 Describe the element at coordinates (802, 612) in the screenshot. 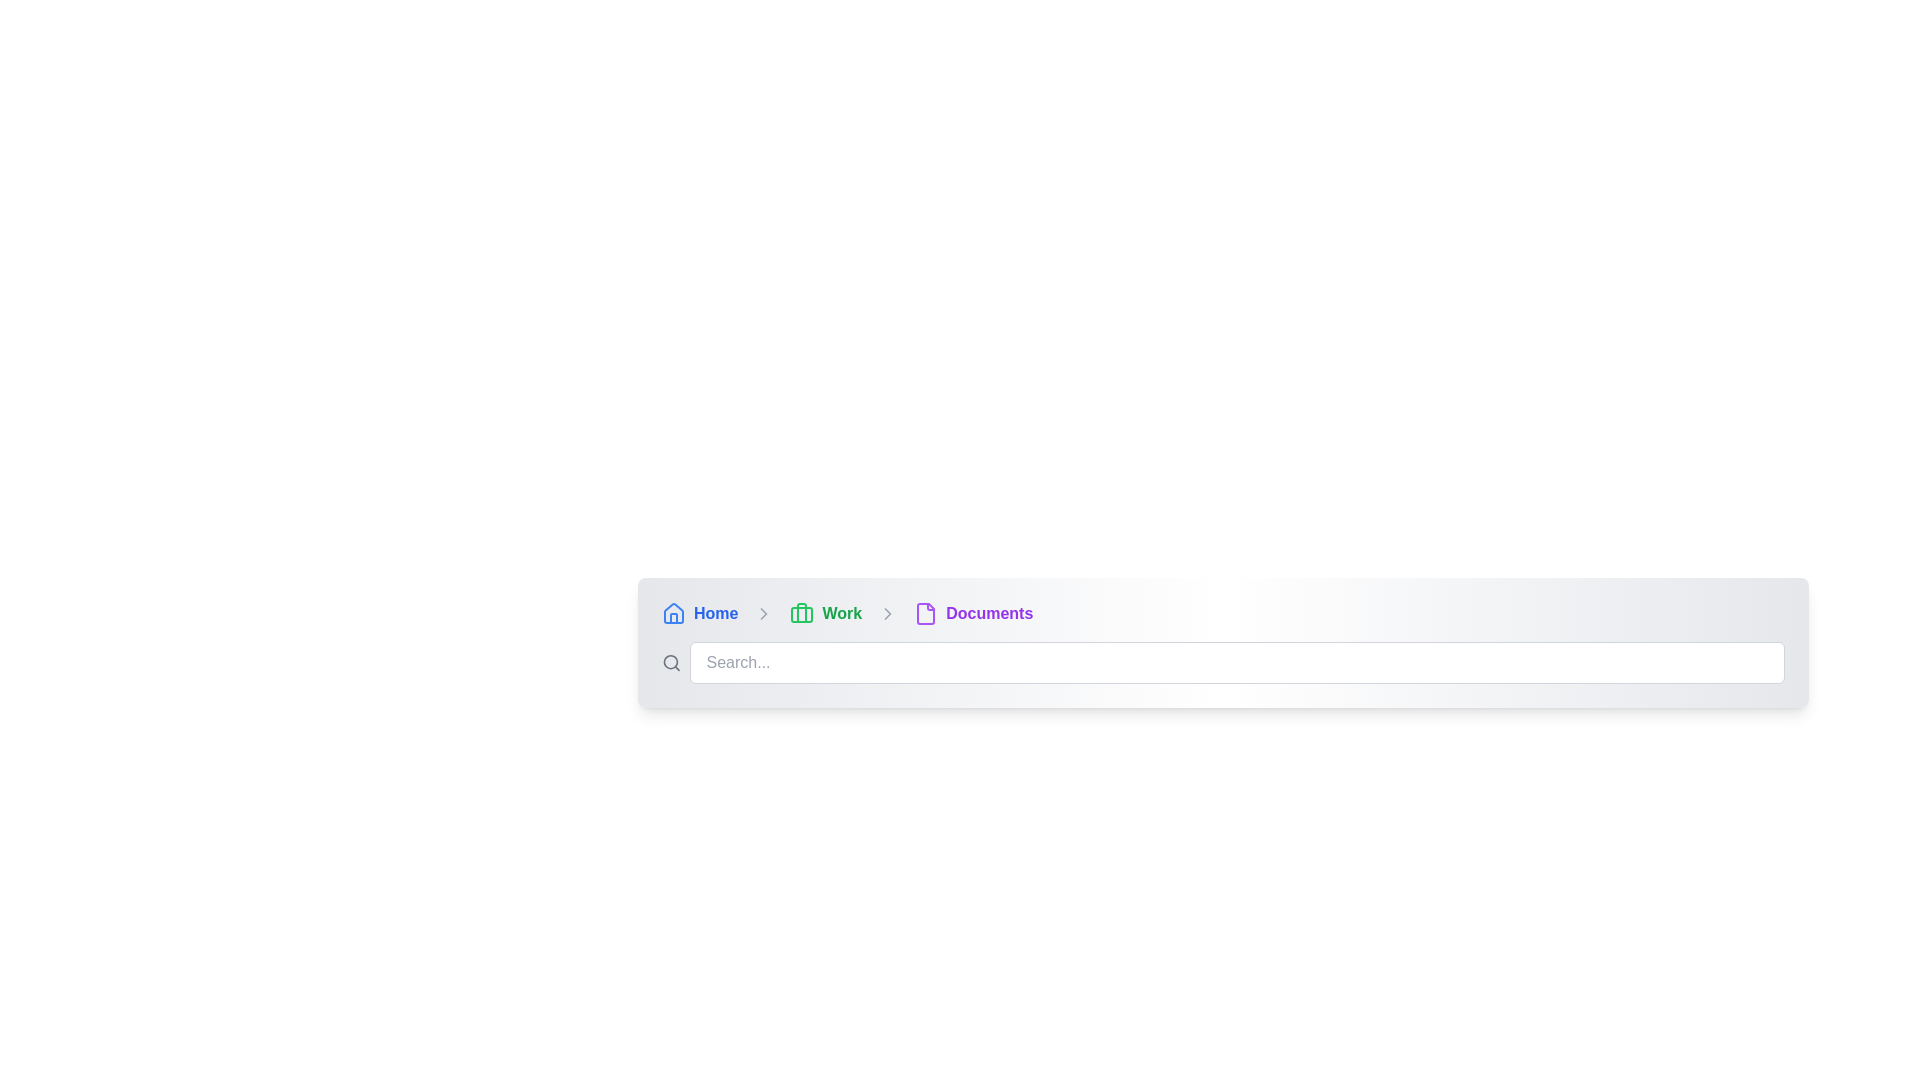

I see `the vertical central line of the briefcase icon in the 'Work' section of the breadcrumb navigation bar` at that location.